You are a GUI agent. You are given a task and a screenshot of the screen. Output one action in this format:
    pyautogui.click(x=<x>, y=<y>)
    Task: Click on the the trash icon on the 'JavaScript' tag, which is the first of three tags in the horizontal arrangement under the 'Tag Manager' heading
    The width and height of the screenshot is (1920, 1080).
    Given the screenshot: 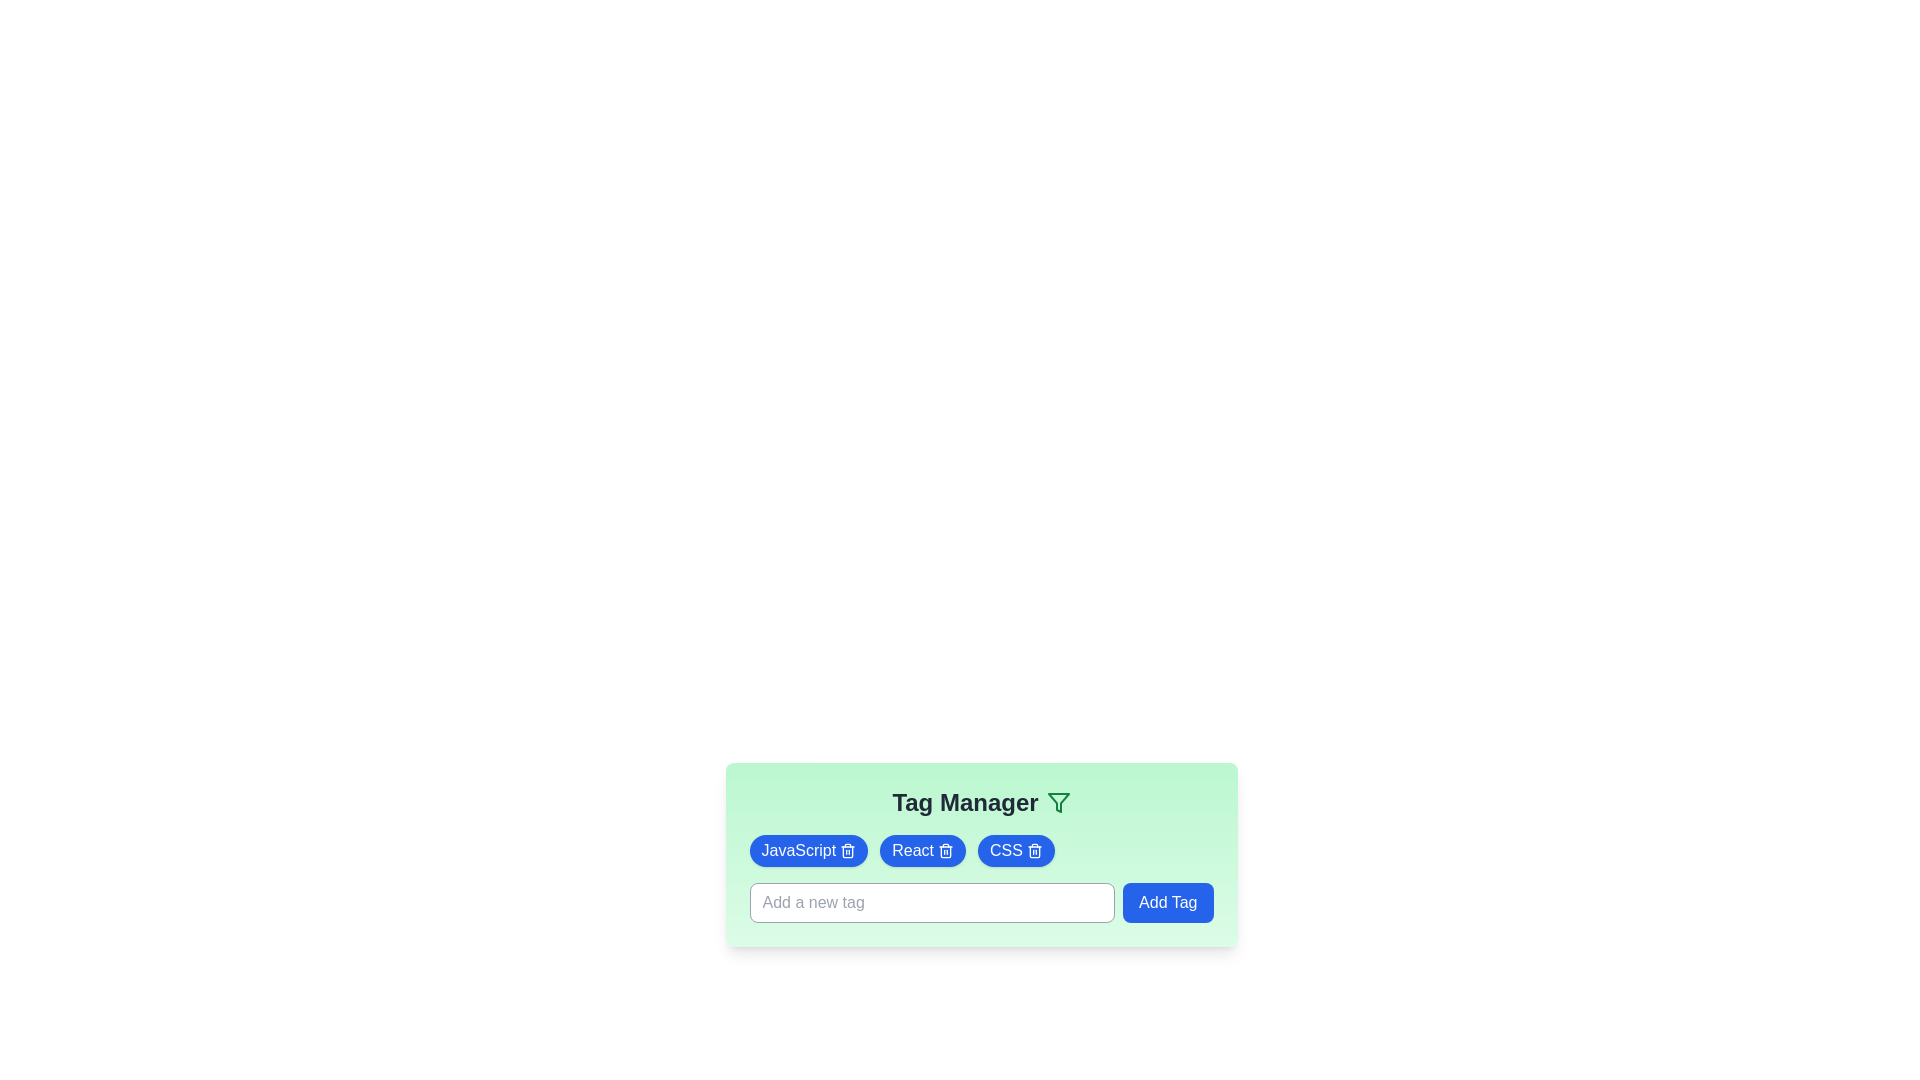 What is the action you would take?
    pyautogui.click(x=808, y=851)
    